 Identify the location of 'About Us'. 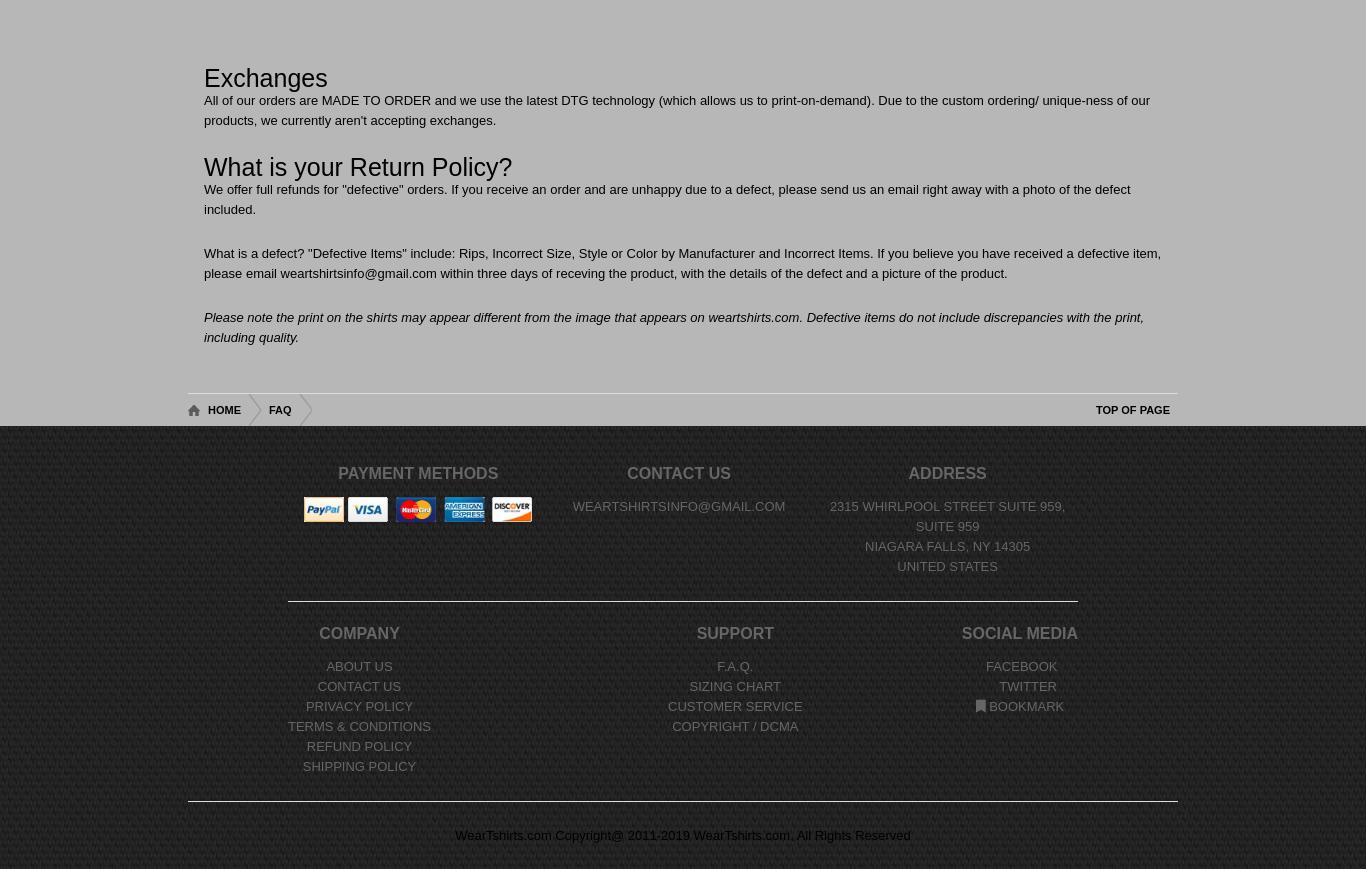
(357, 666).